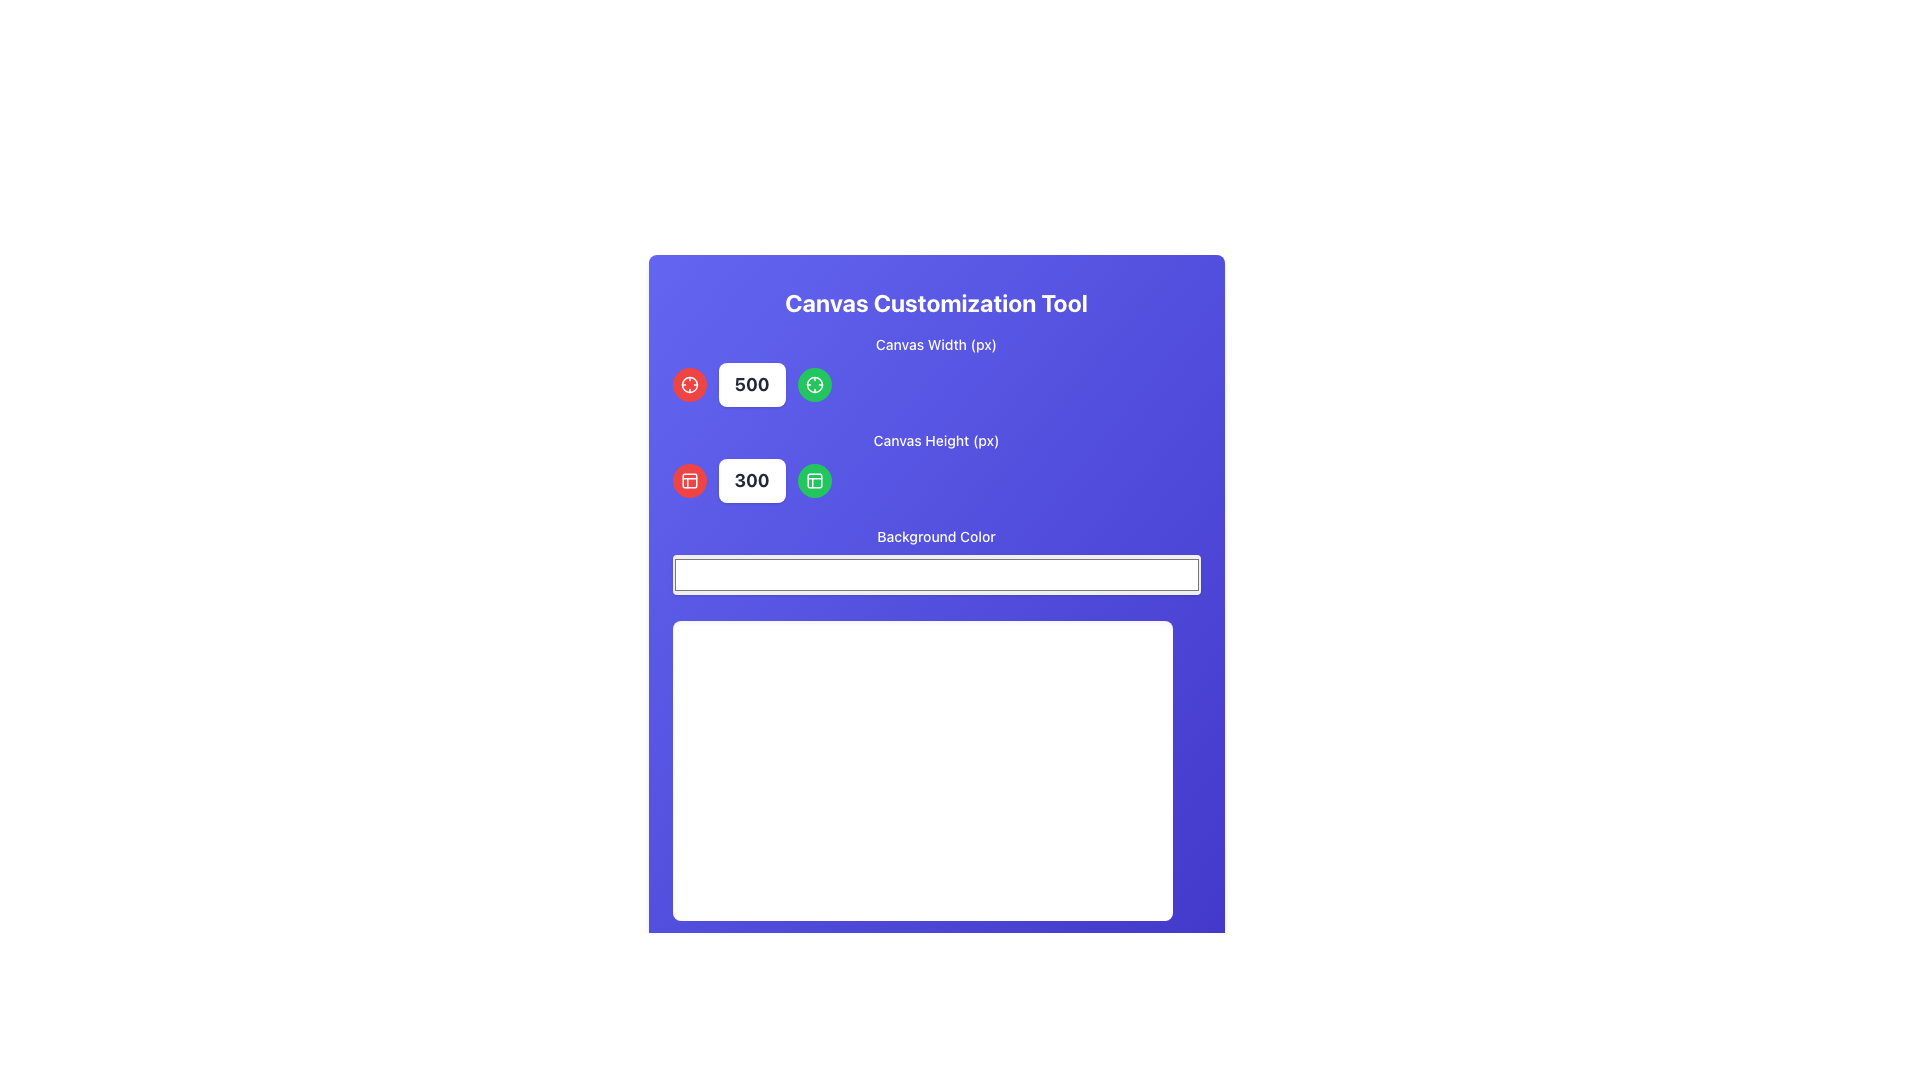 This screenshot has width=1920, height=1080. Describe the element at coordinates (689, 385) in the screenshot. I see `the reset button located in the top-left section of the interface, which is aligned to the left of the input labeled '500'` at that location.